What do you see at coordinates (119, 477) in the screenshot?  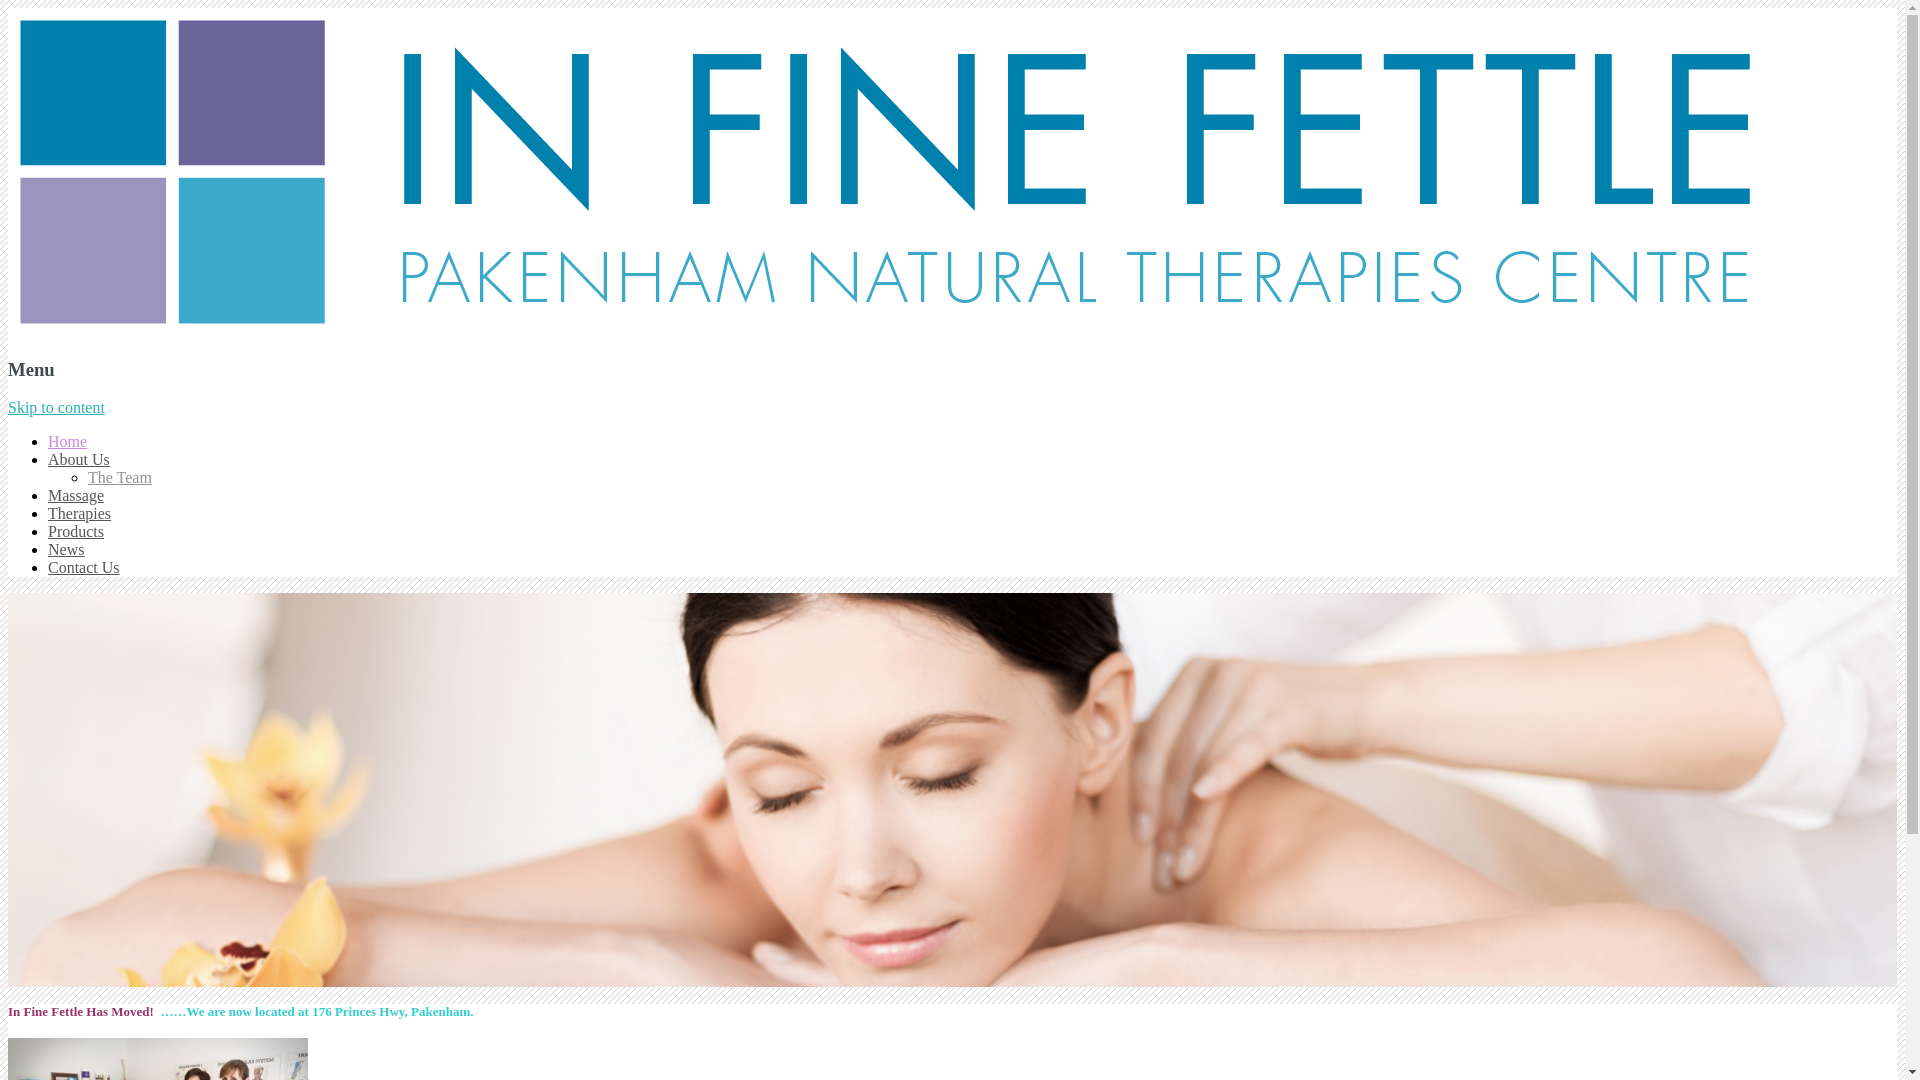 I see `'The Team'` at bounding box center [119, 477].